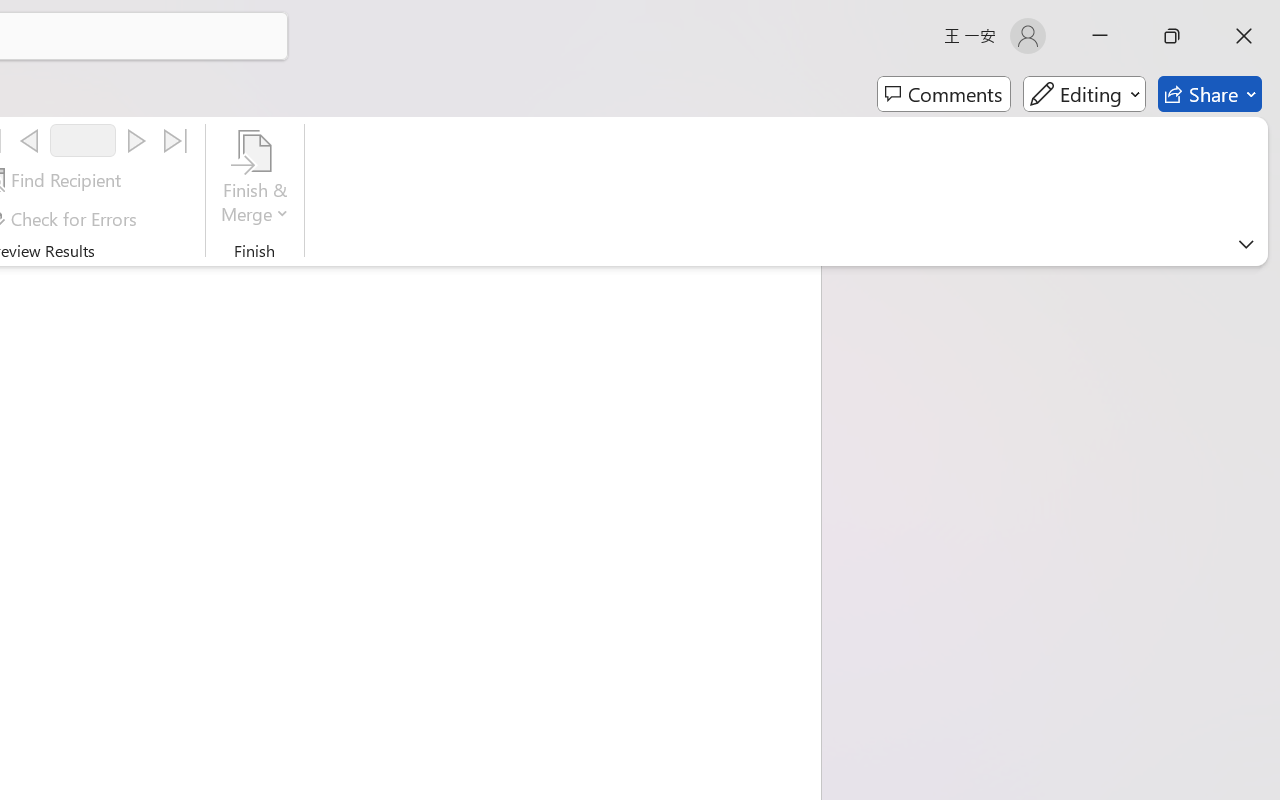 The width and height of the screenshot is (1280, 800). What do you see at coordinates (1083, 94) in the screenshot?
I see `'Mode'` at bounding box center [1083, 94].